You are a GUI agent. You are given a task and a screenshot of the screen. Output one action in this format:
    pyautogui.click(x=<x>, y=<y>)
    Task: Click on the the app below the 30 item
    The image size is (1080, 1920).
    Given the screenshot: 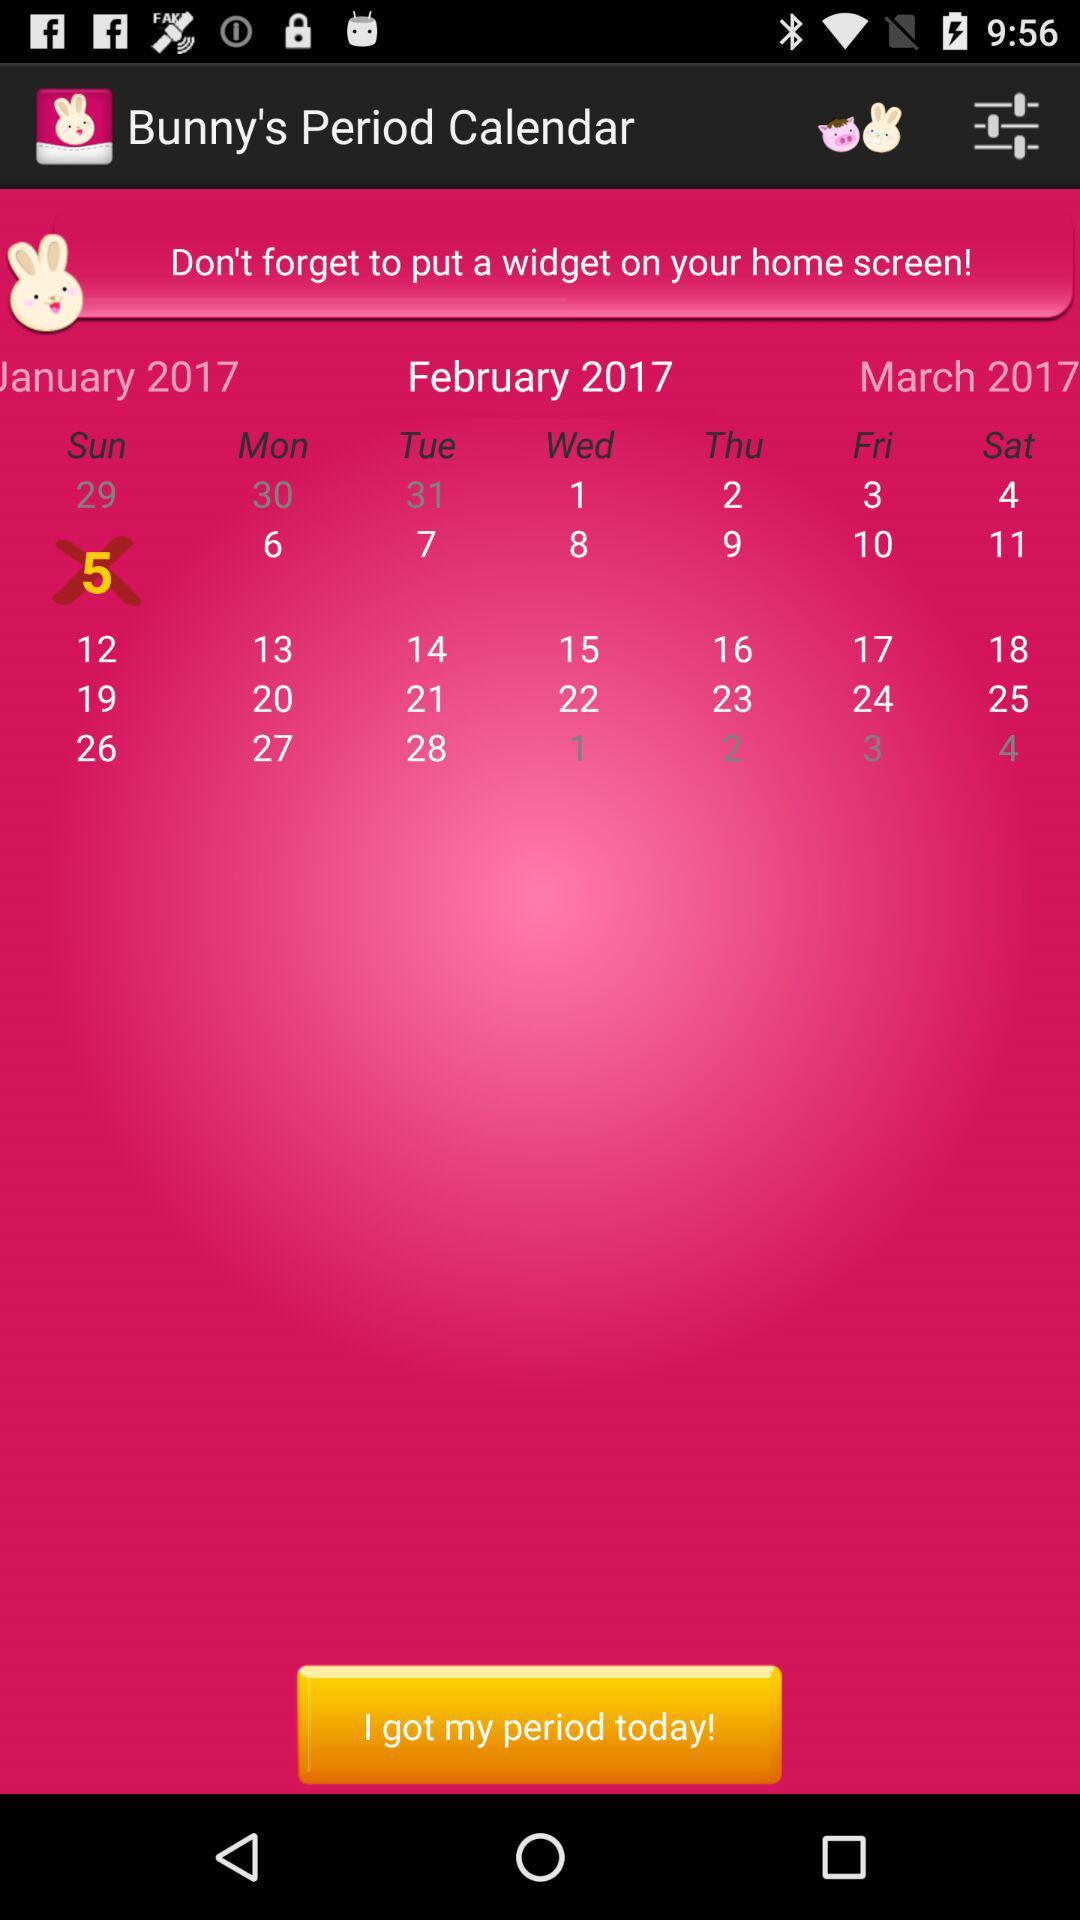 What is the action you would take?
    pyautogui.click(x=425, y=542)
    